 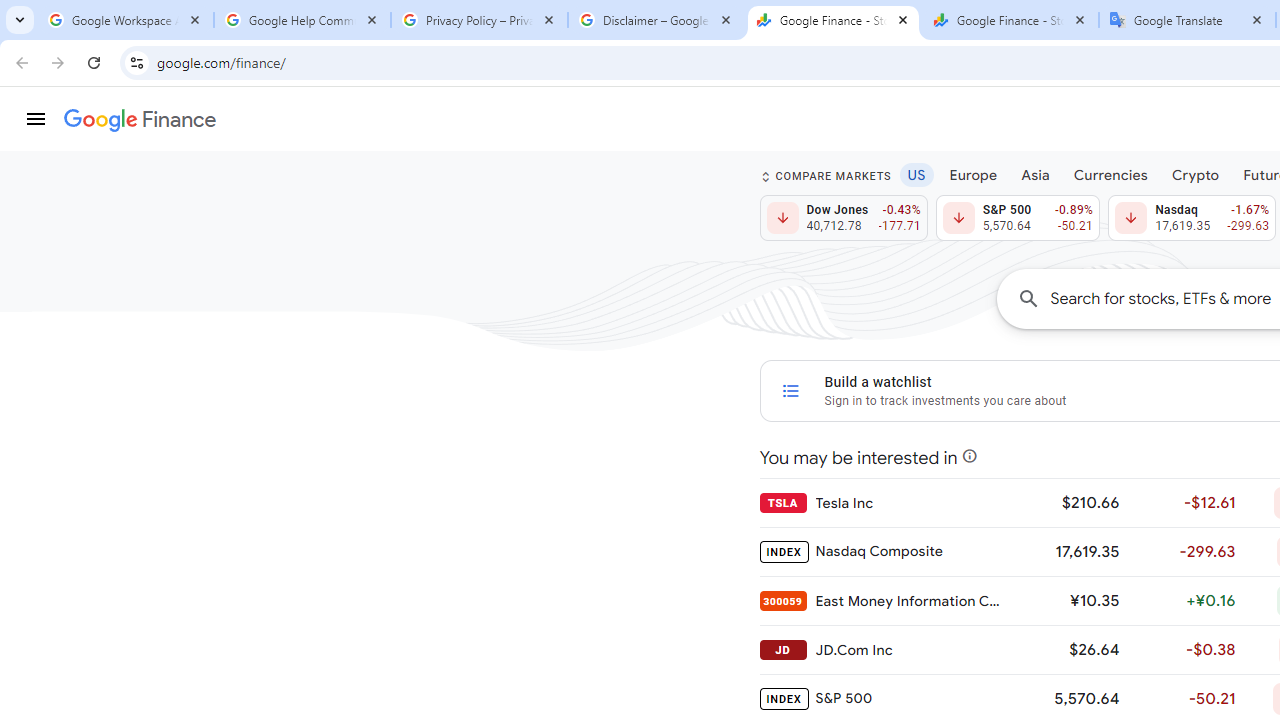 I want to click on 'S&P 500 5,570.64 Down by 0.89% -50.21', so click(x=1017, y=218).